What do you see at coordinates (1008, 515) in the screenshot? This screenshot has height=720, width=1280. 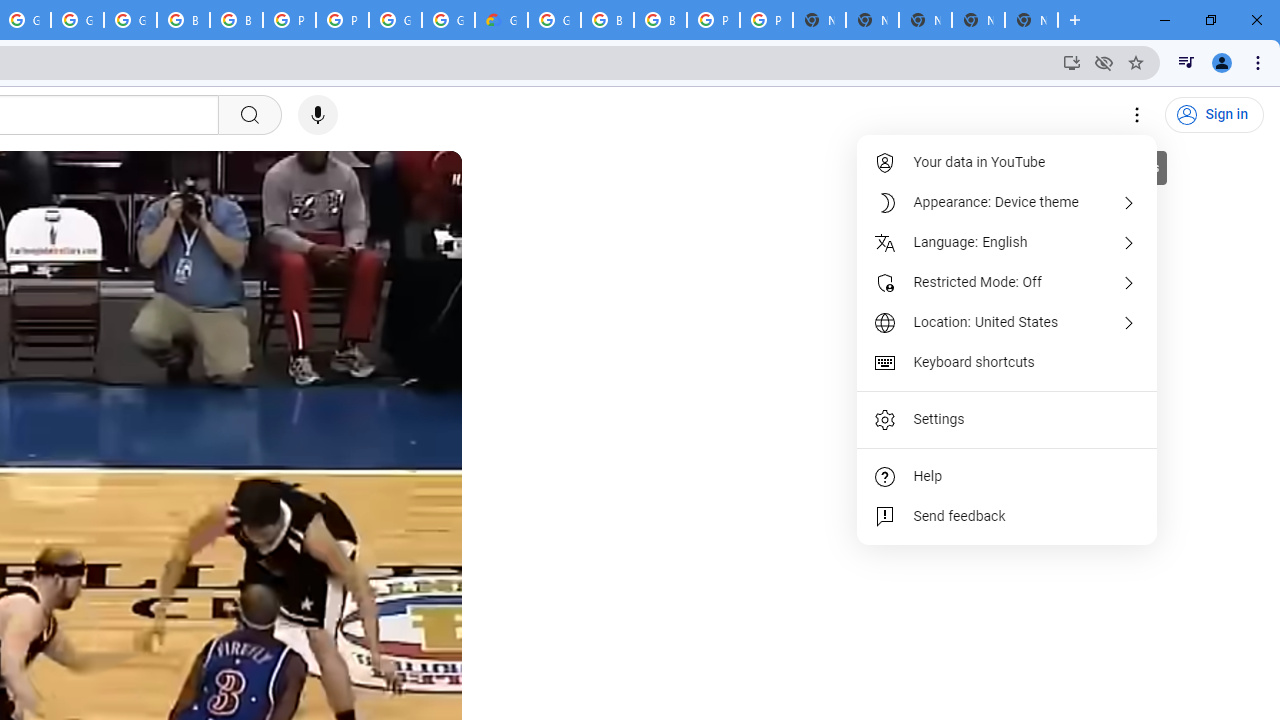 I see `'Send feedback'` at bounding box center [1008, 515].